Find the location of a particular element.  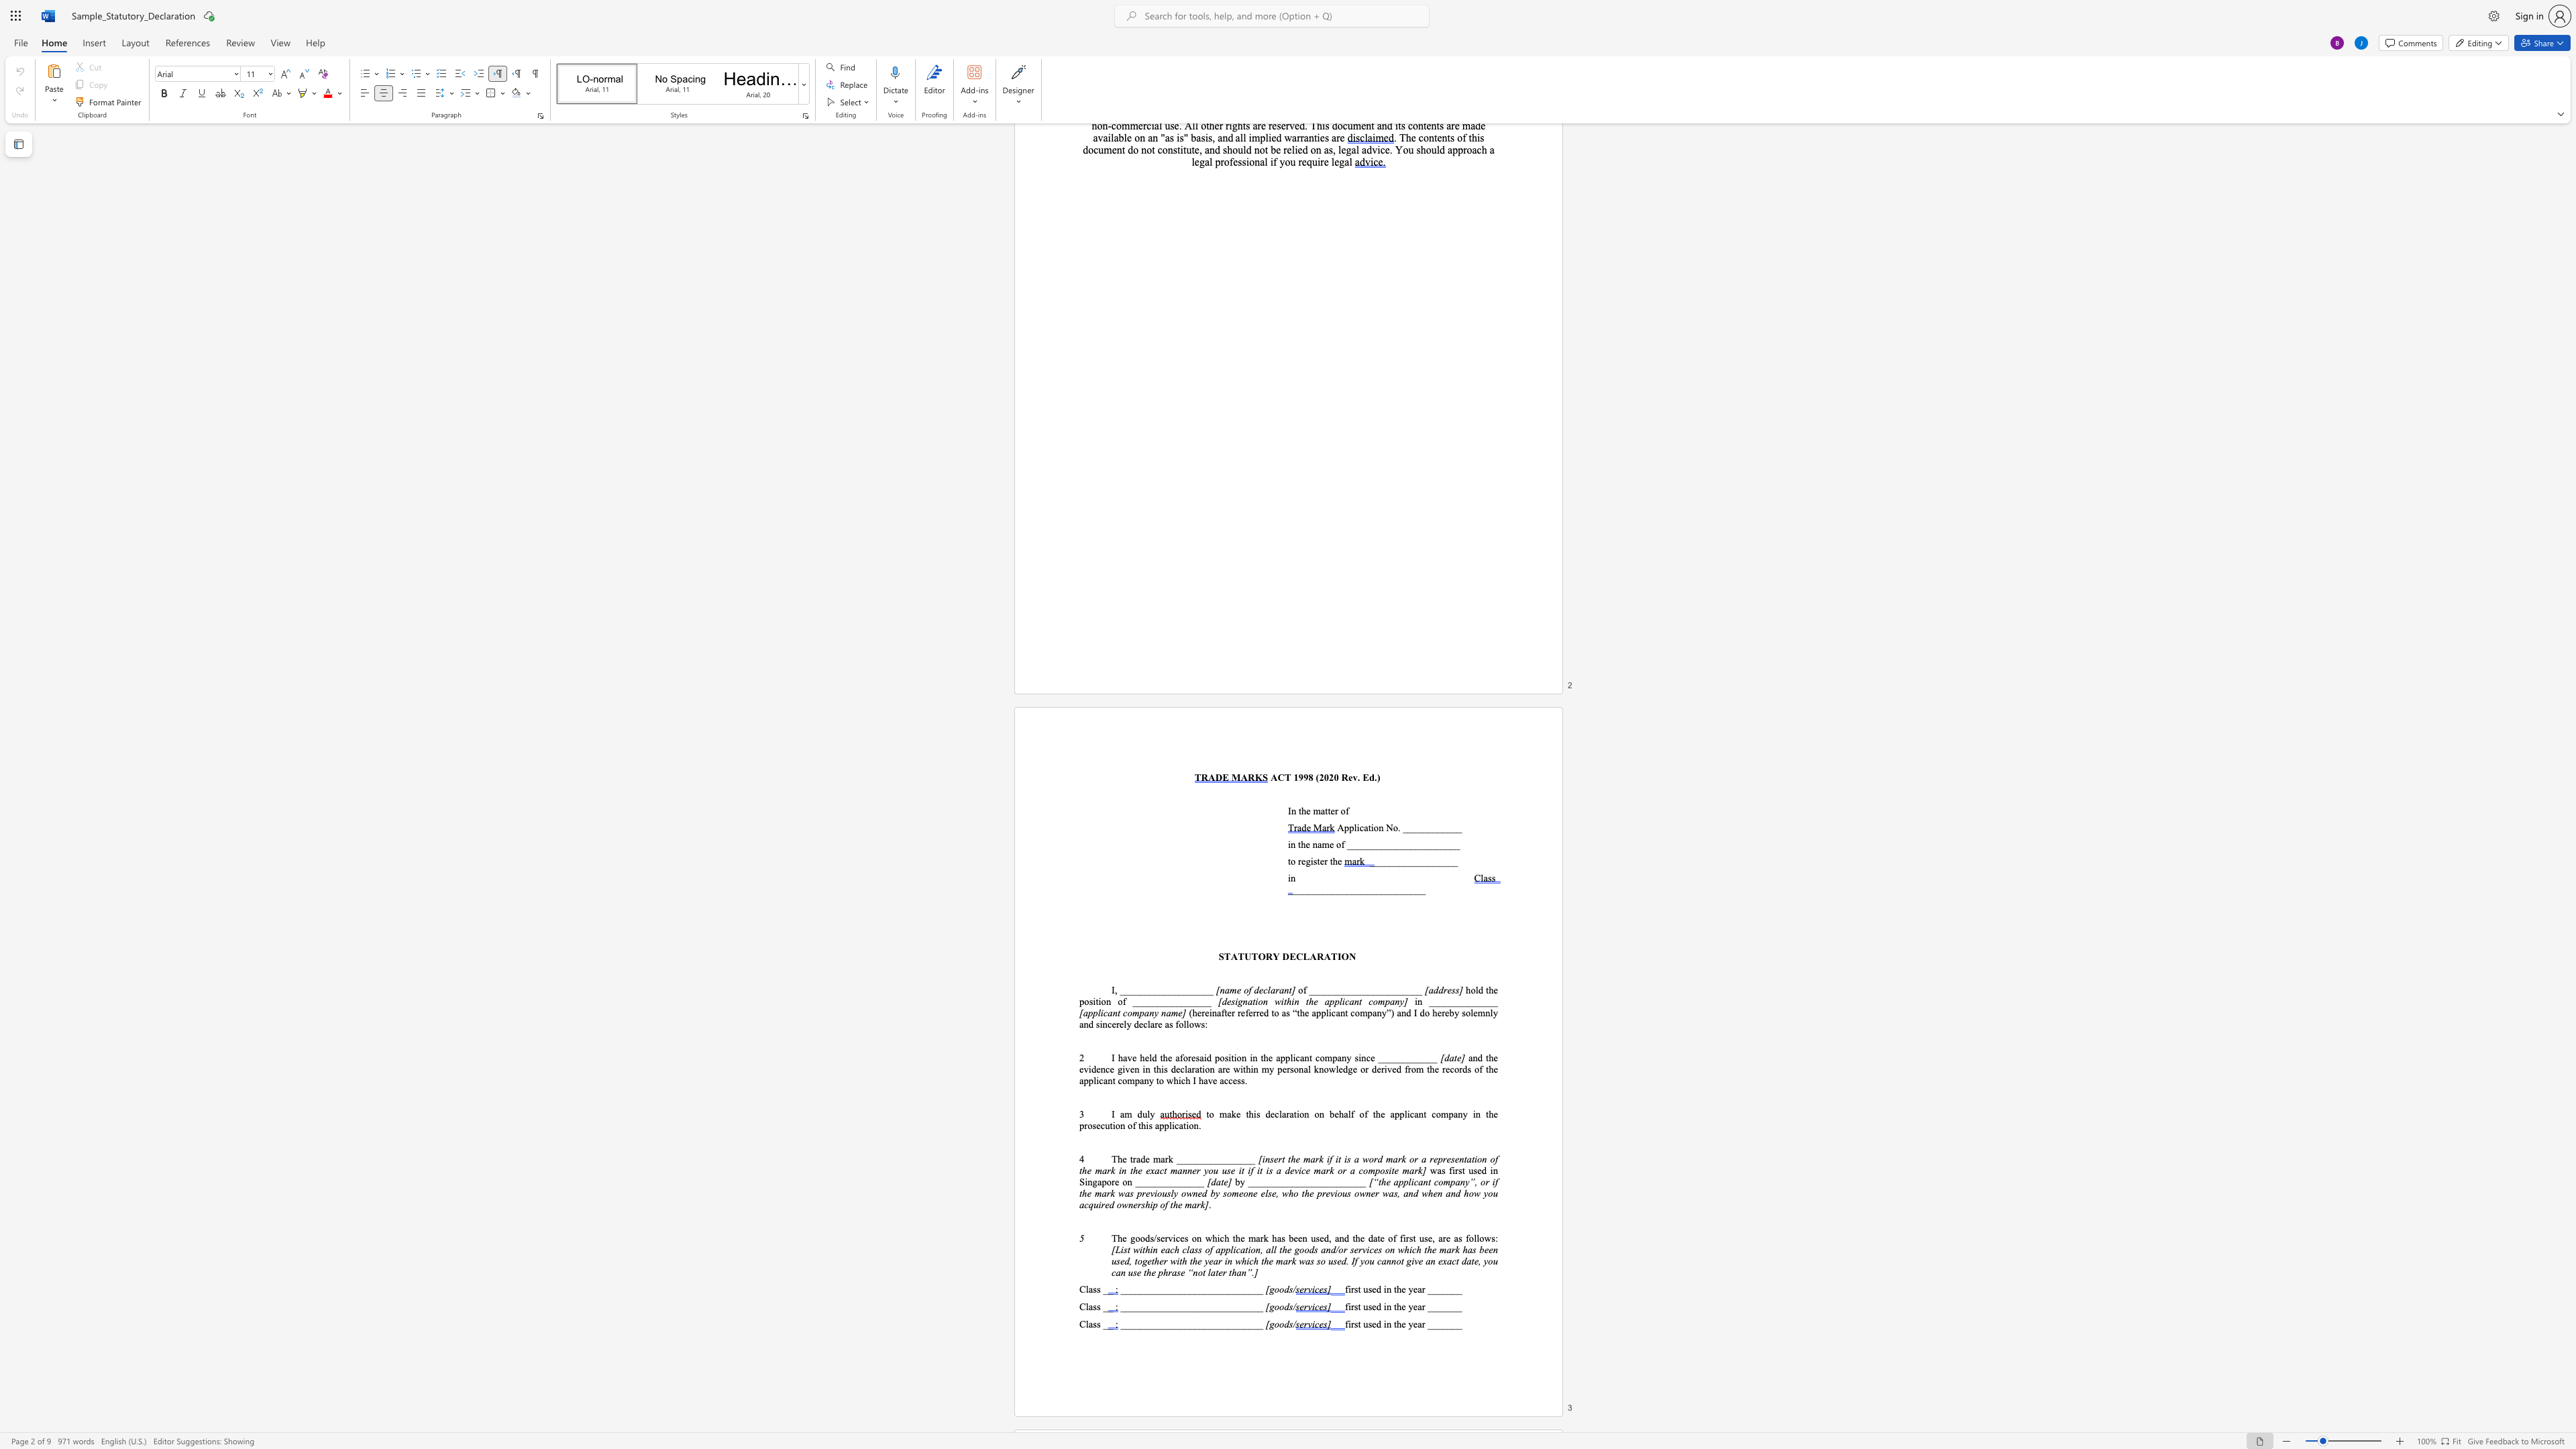

the subset text "cation." within the text "to make this declaration on behalf of the applicant company in the prosecution of this application." is located at coordinates (1173, 1125).